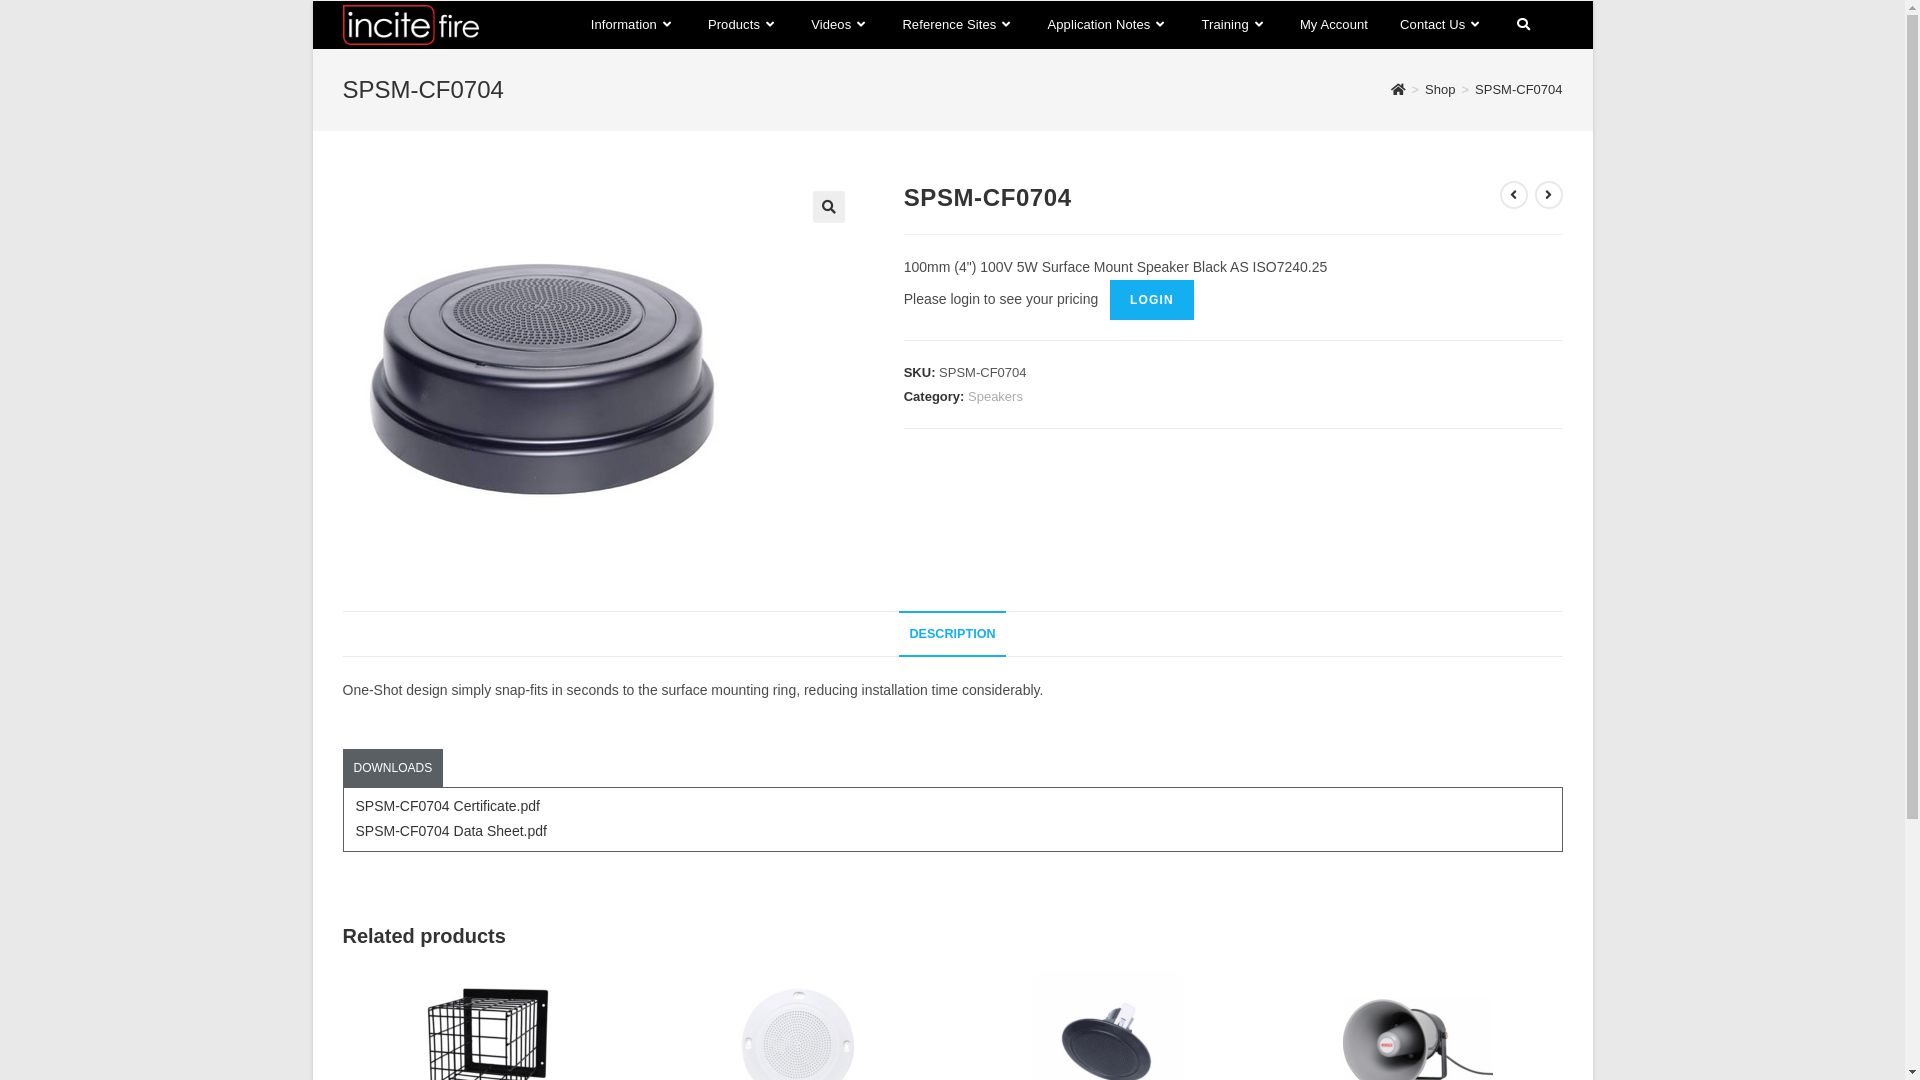  What do you see at coordinates (542, 381) in the screenshot?
I see `'SPSM-CF0704'` at bounding box center [542, 381].